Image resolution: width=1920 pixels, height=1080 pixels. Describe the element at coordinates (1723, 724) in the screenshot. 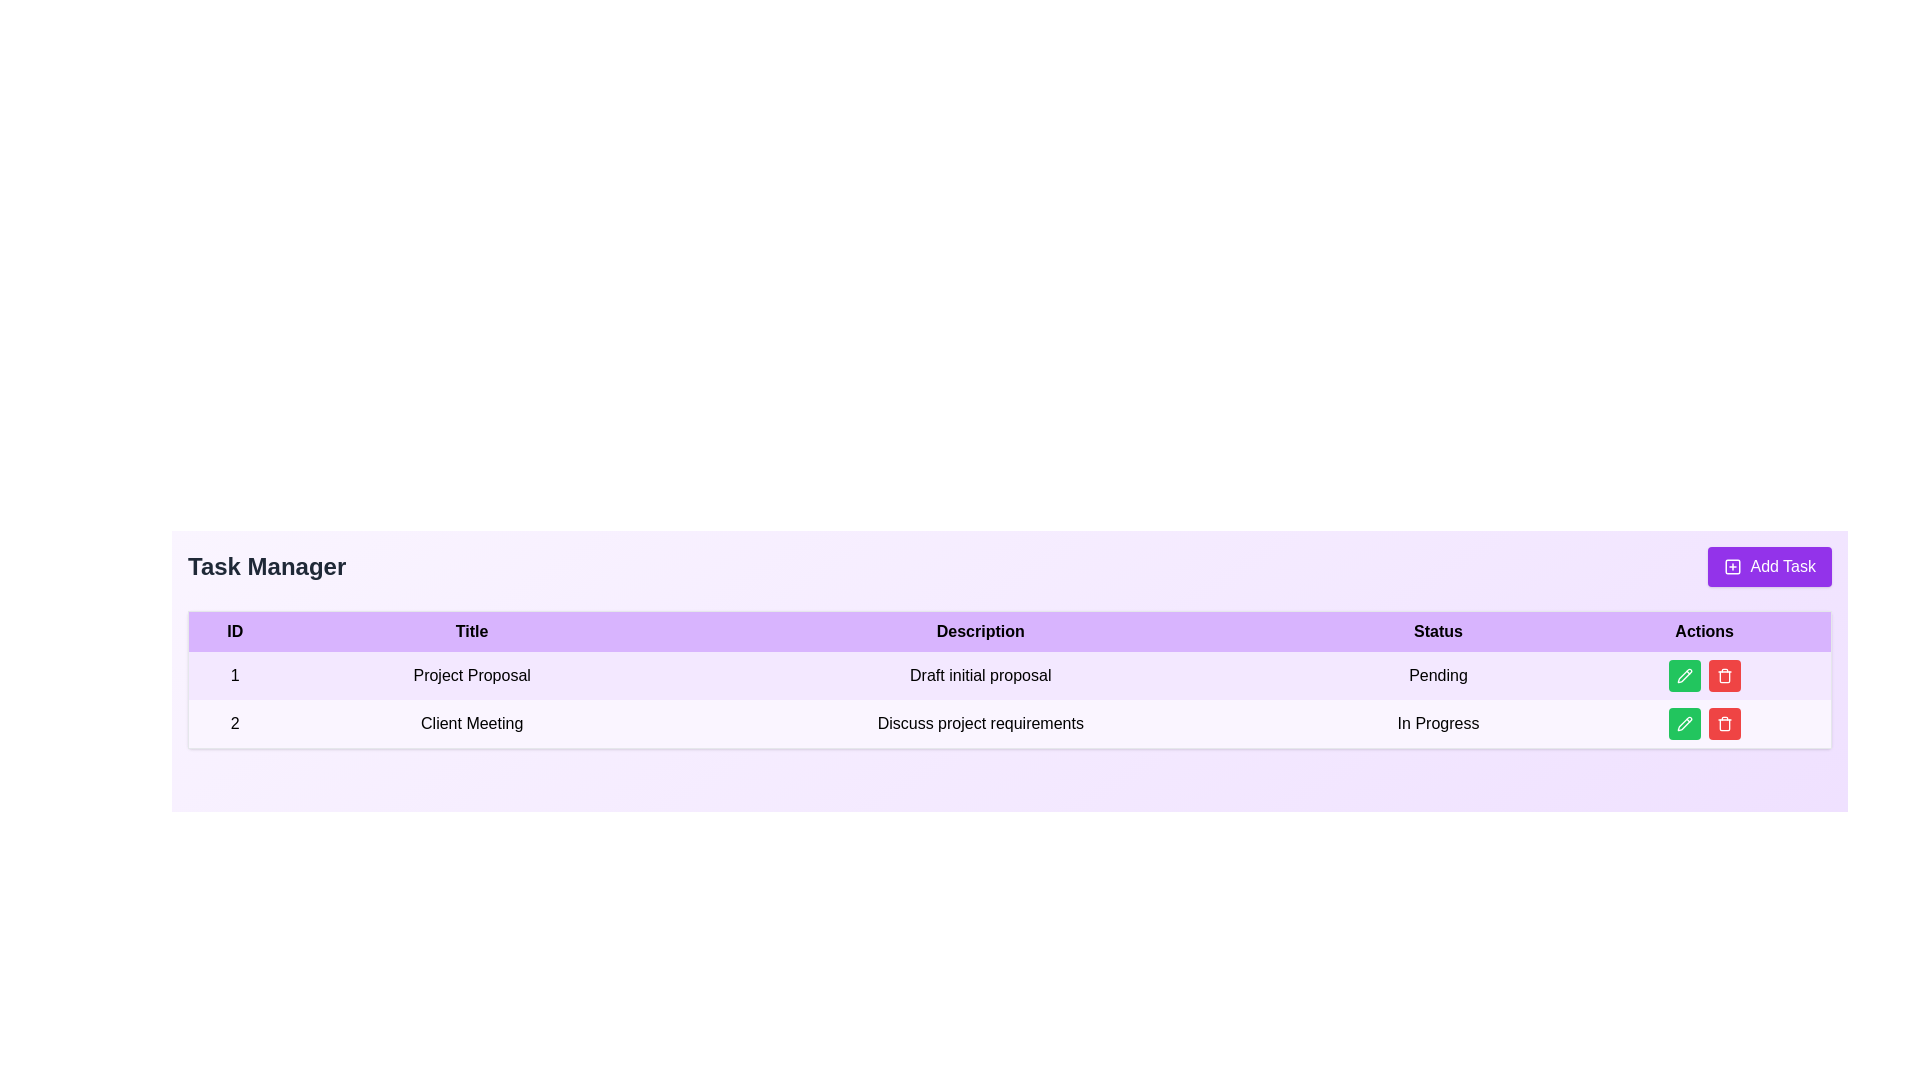

I see `the delete button located in the 'Actions' column of the second row of the table for the 'Client Meeting' task to initiate the delete action` at that location.